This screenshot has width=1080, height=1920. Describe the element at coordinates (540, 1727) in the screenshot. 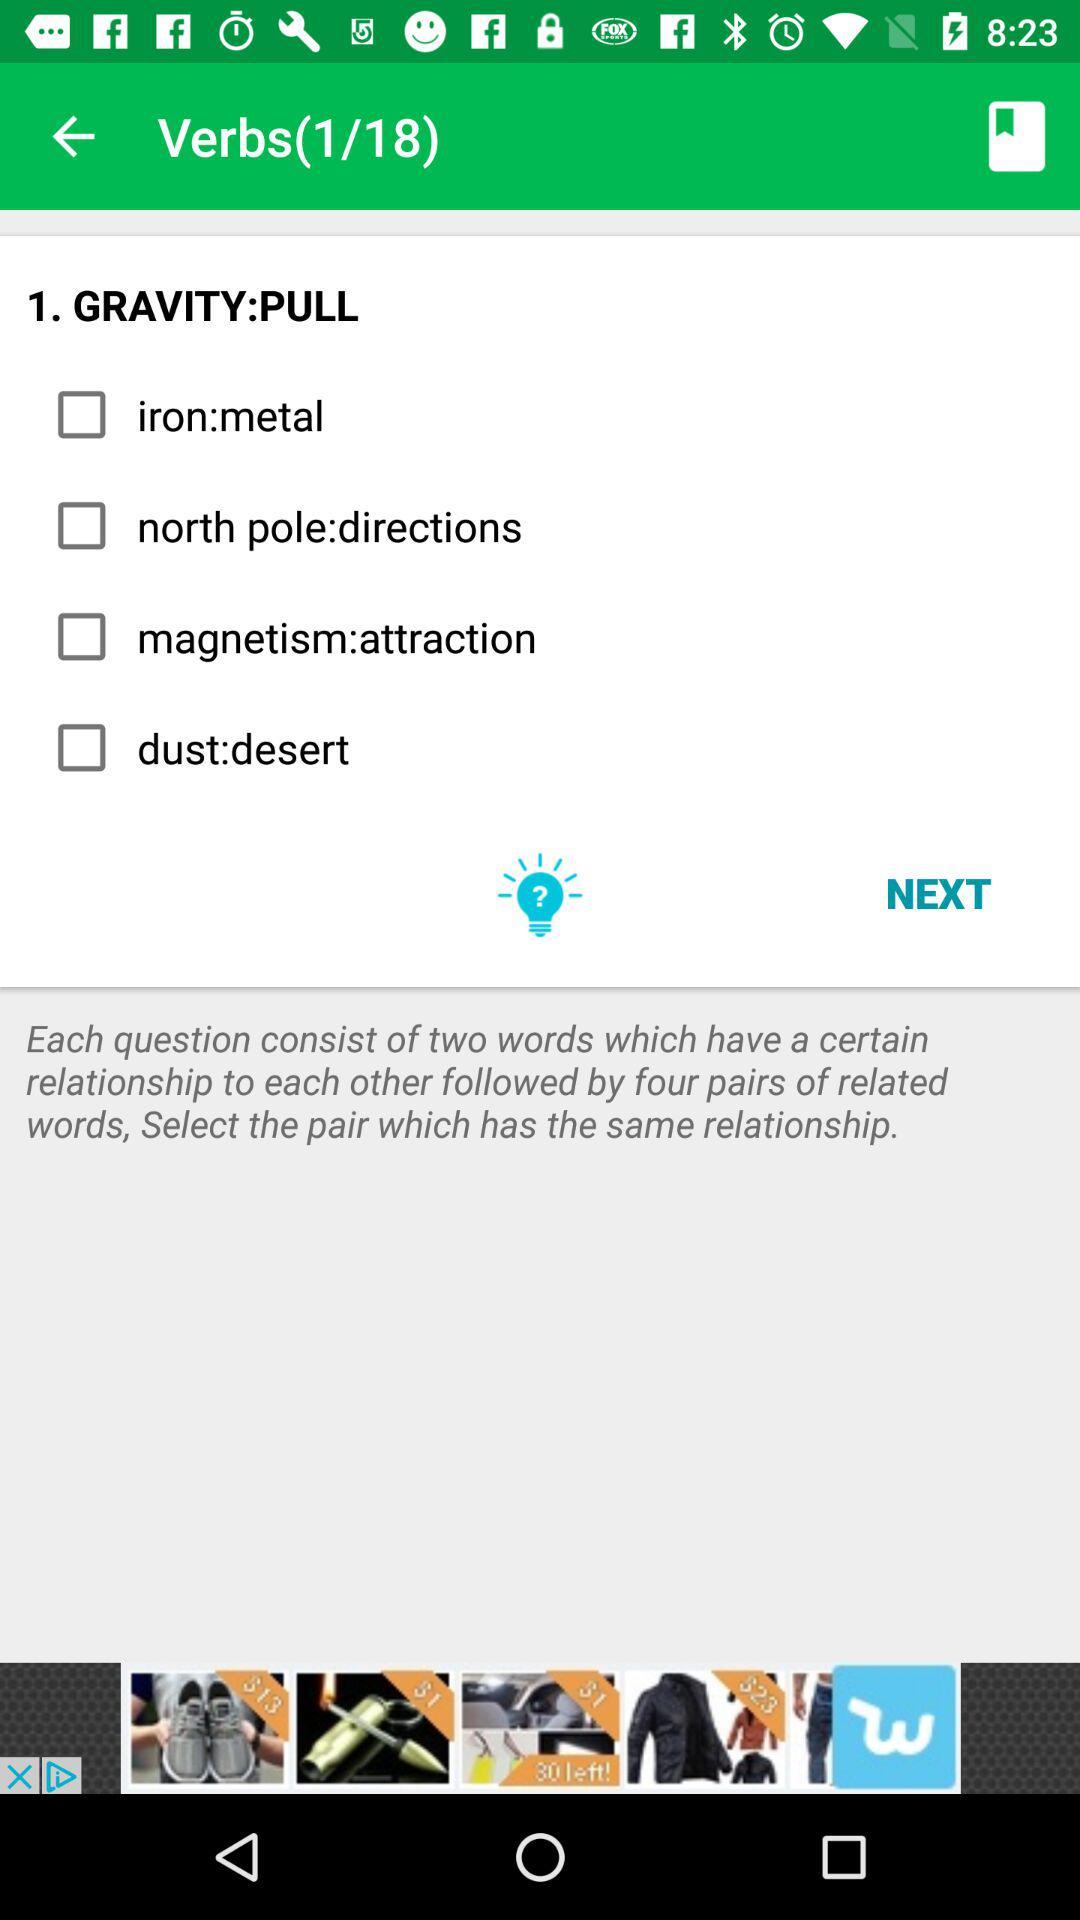

I see `notifications` at that location.